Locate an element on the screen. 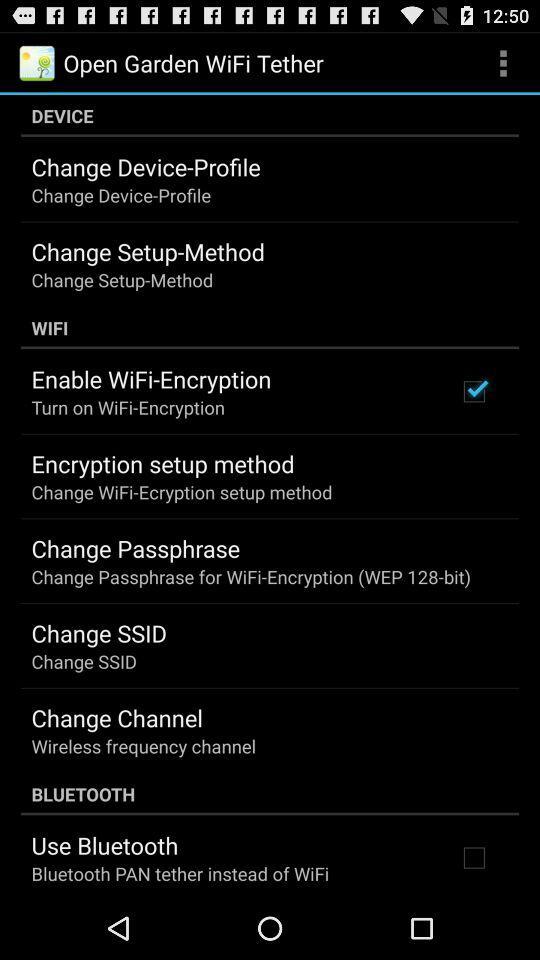 The image size is (540, 960). item below the use bluetooth icon is located at coordinates (180, 872).